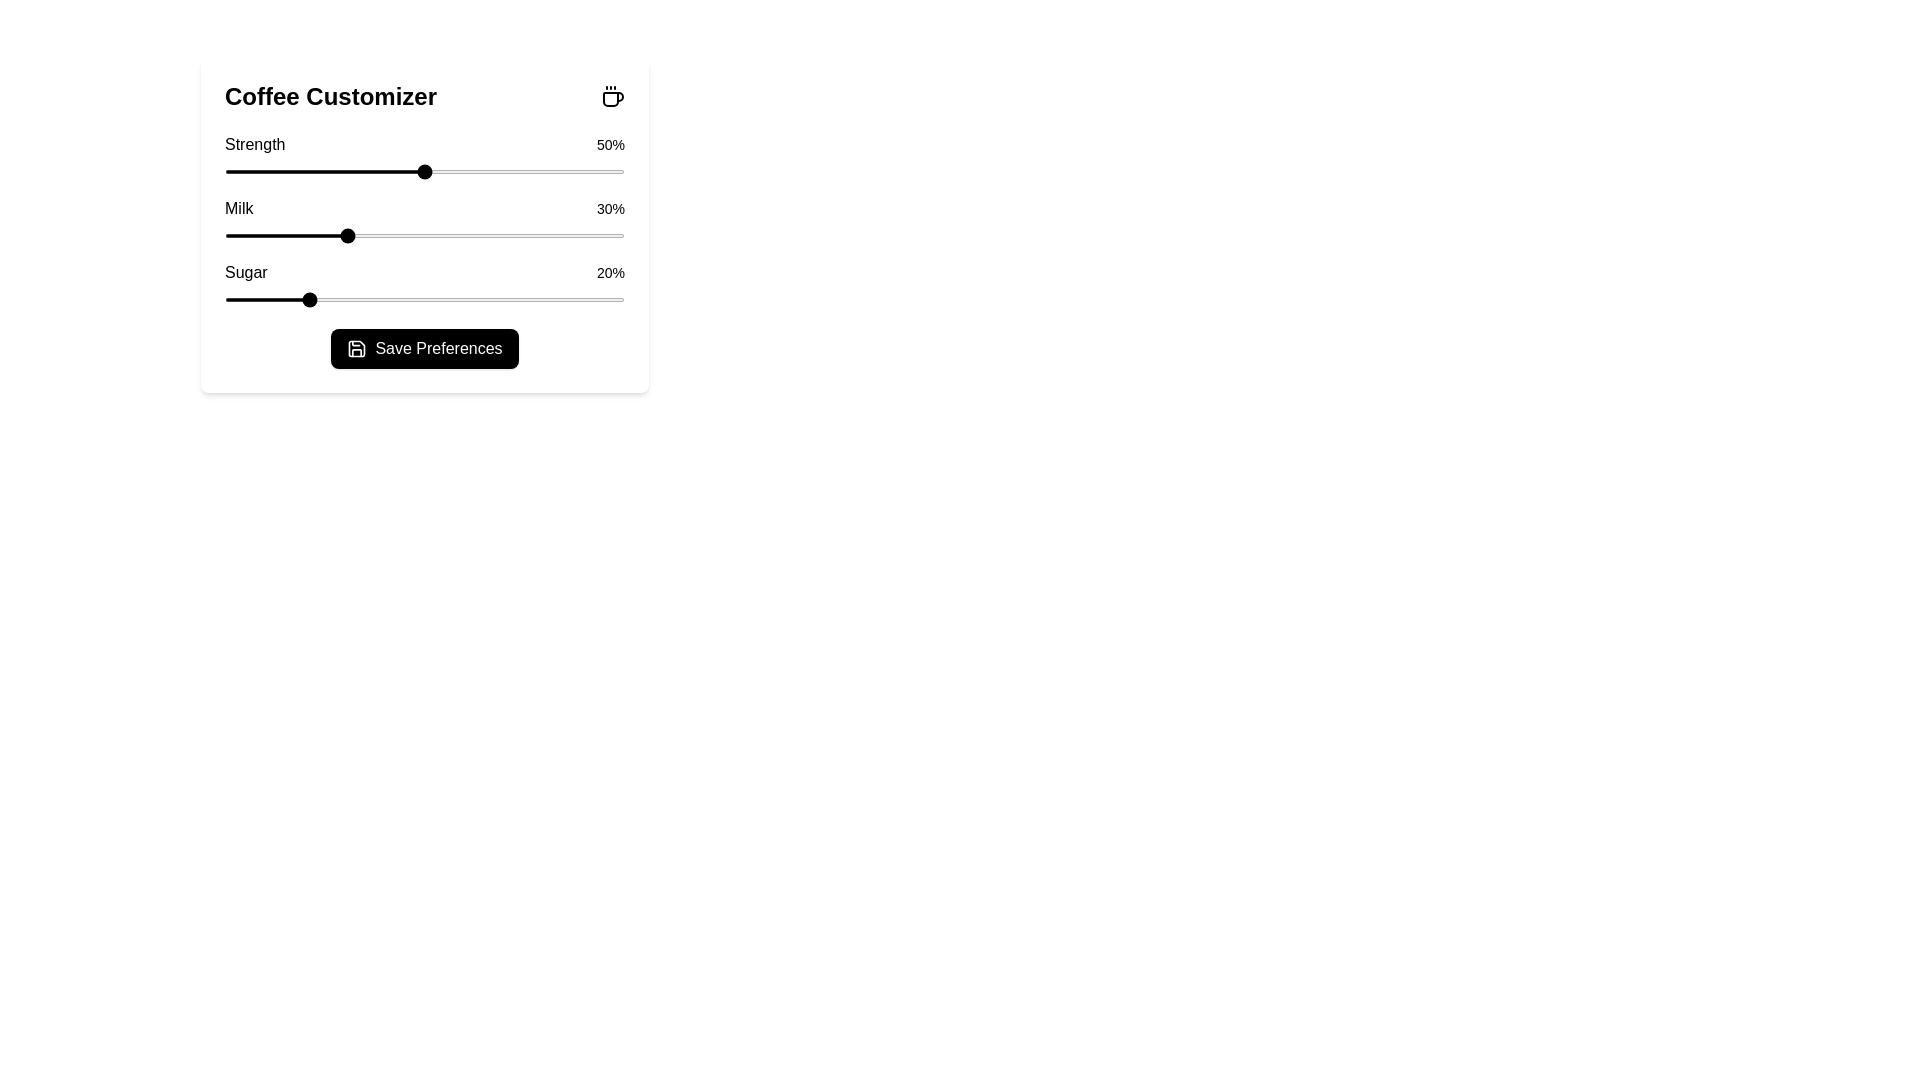 The image size is (1920, 1080). Describe the element at coordinates (239, 208) in the screenshot. I see `the text label that describes the milk percentage adjustment slider in the Coffee Customizer card interface, positioned to the left of the '30%' display and above the slider` at that location.